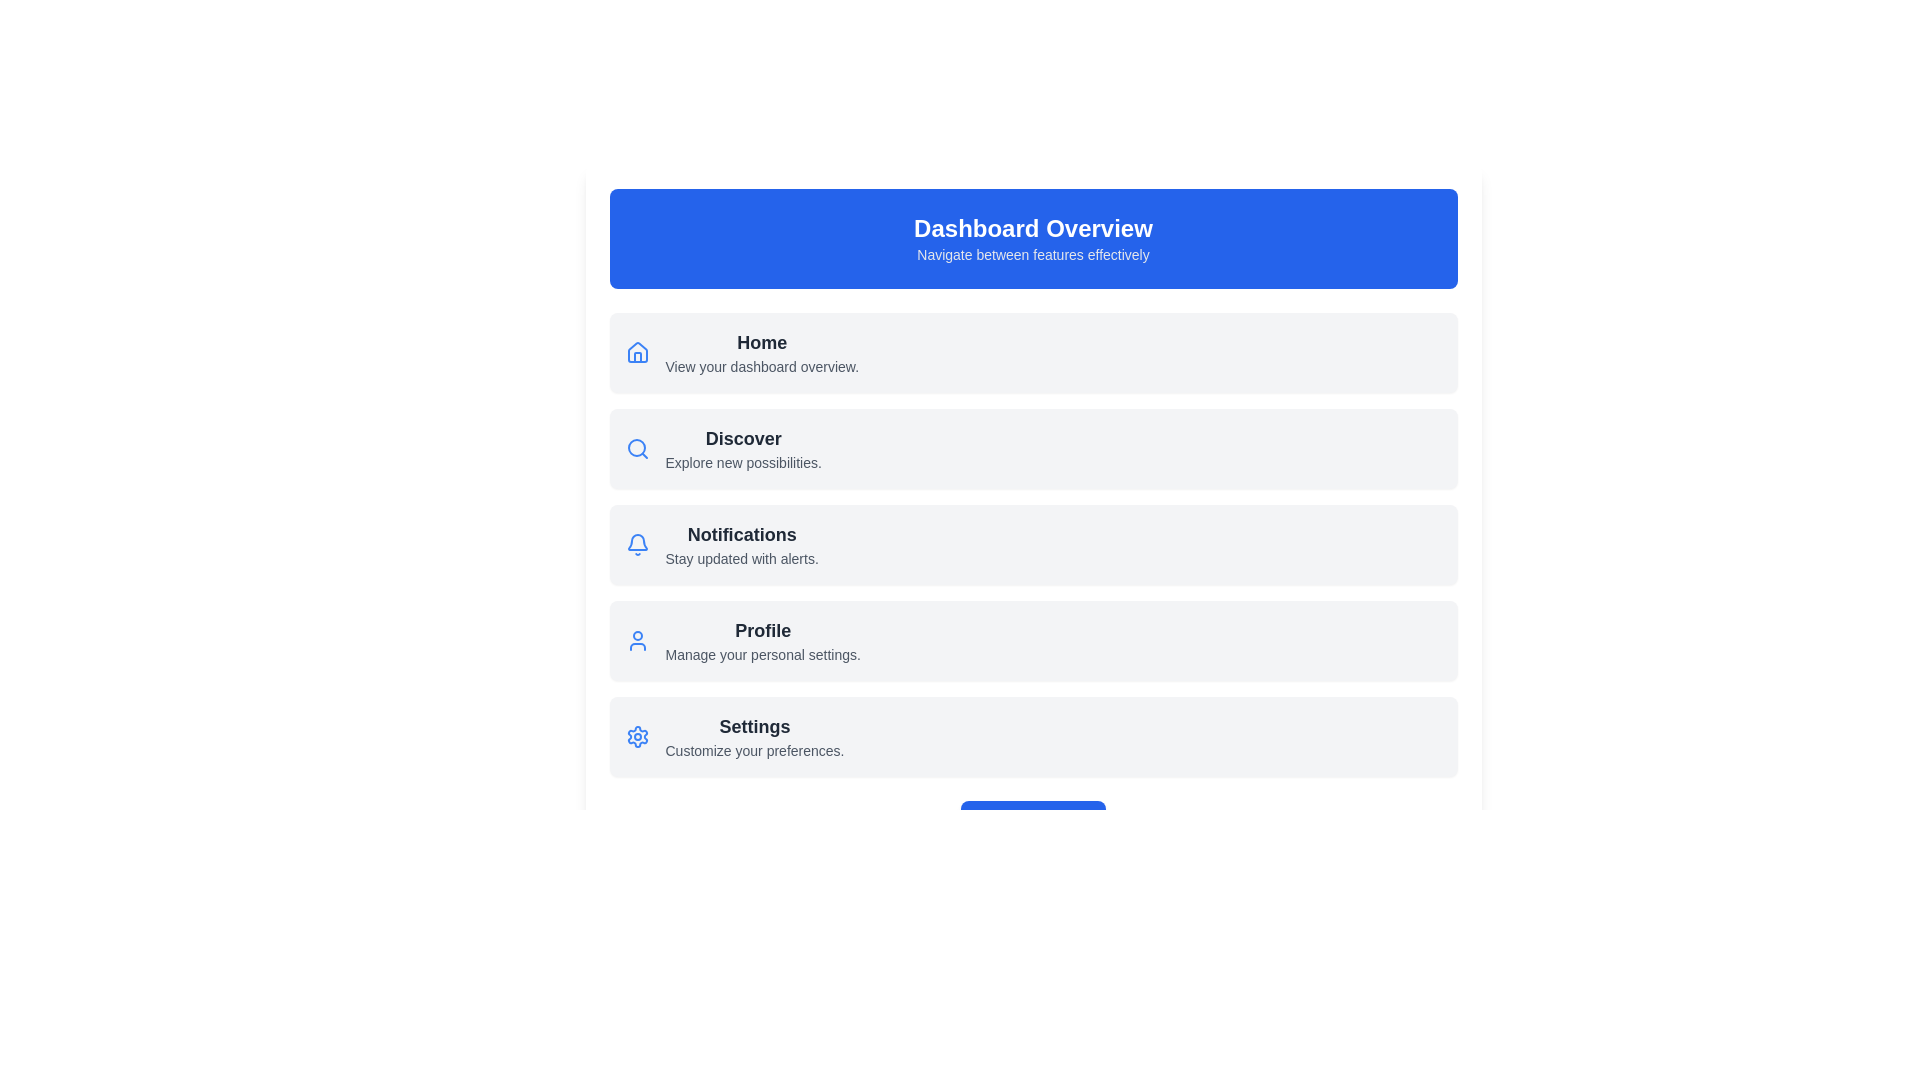  I want to click on the blue search icon, which is styled as a magnifying glass and located to the left of the 'Discover' label in the Discover section, so click(636, 447).